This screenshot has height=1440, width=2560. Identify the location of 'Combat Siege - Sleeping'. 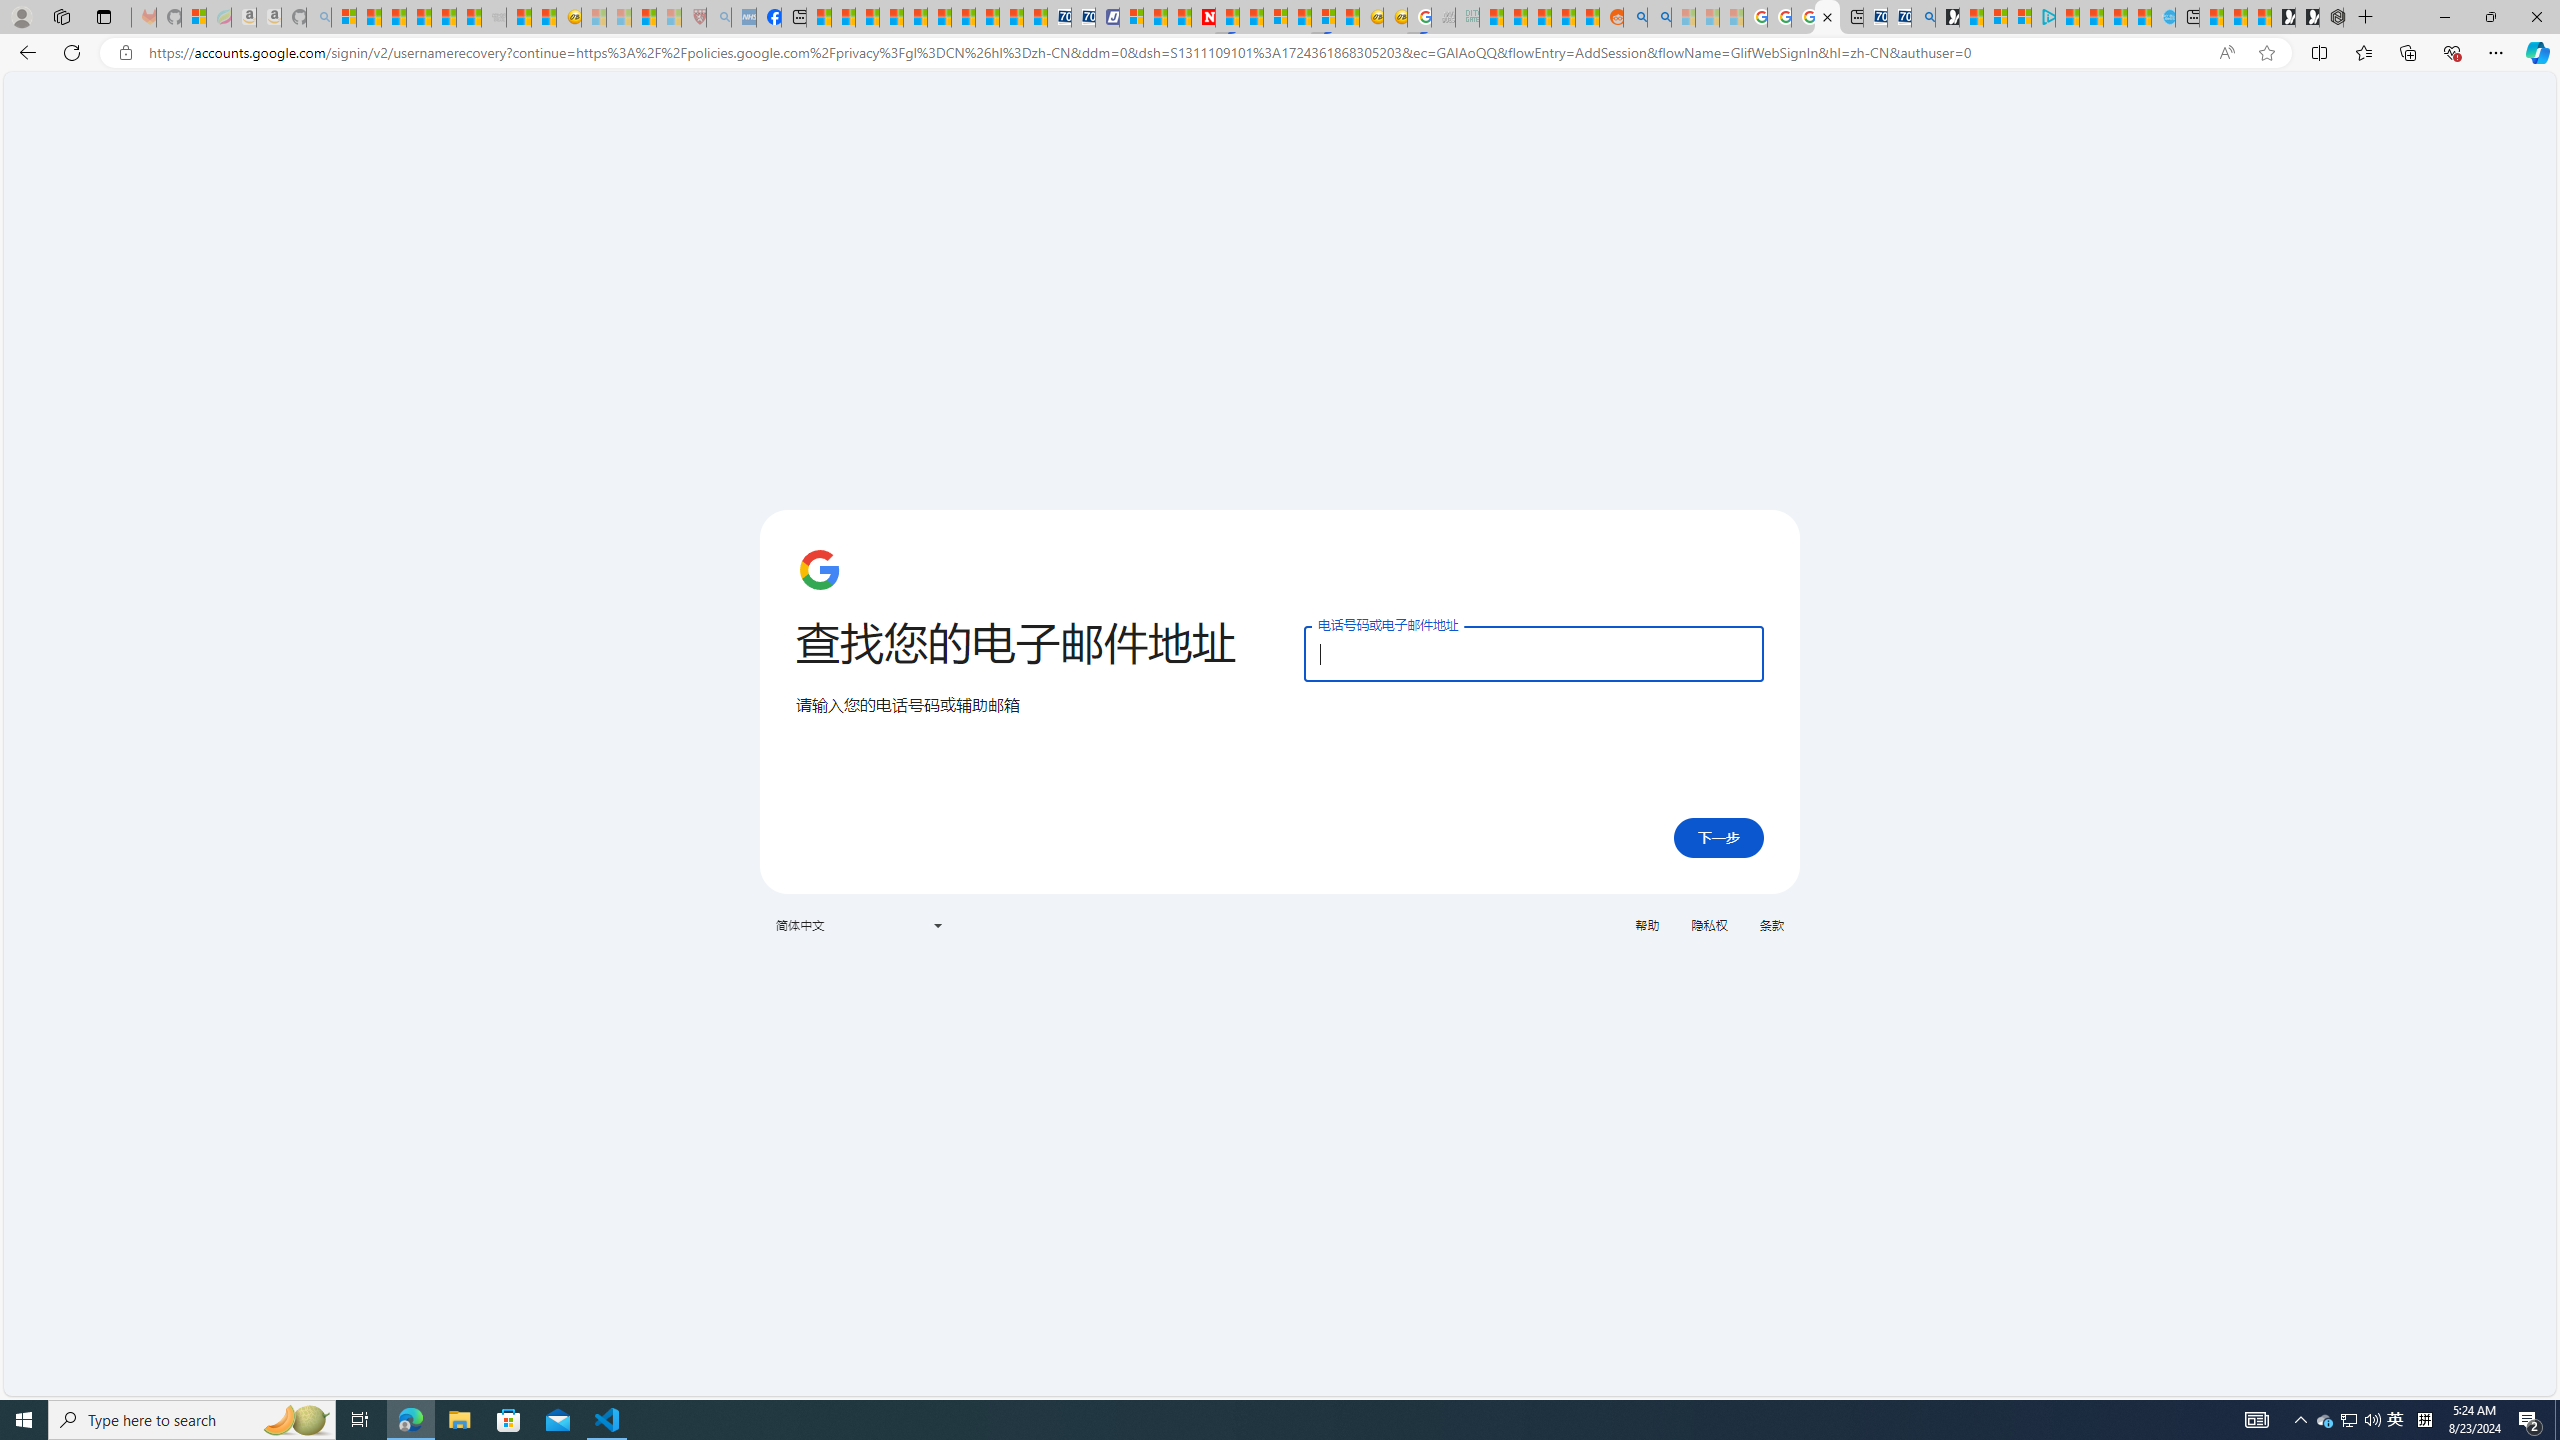
(493, 16).